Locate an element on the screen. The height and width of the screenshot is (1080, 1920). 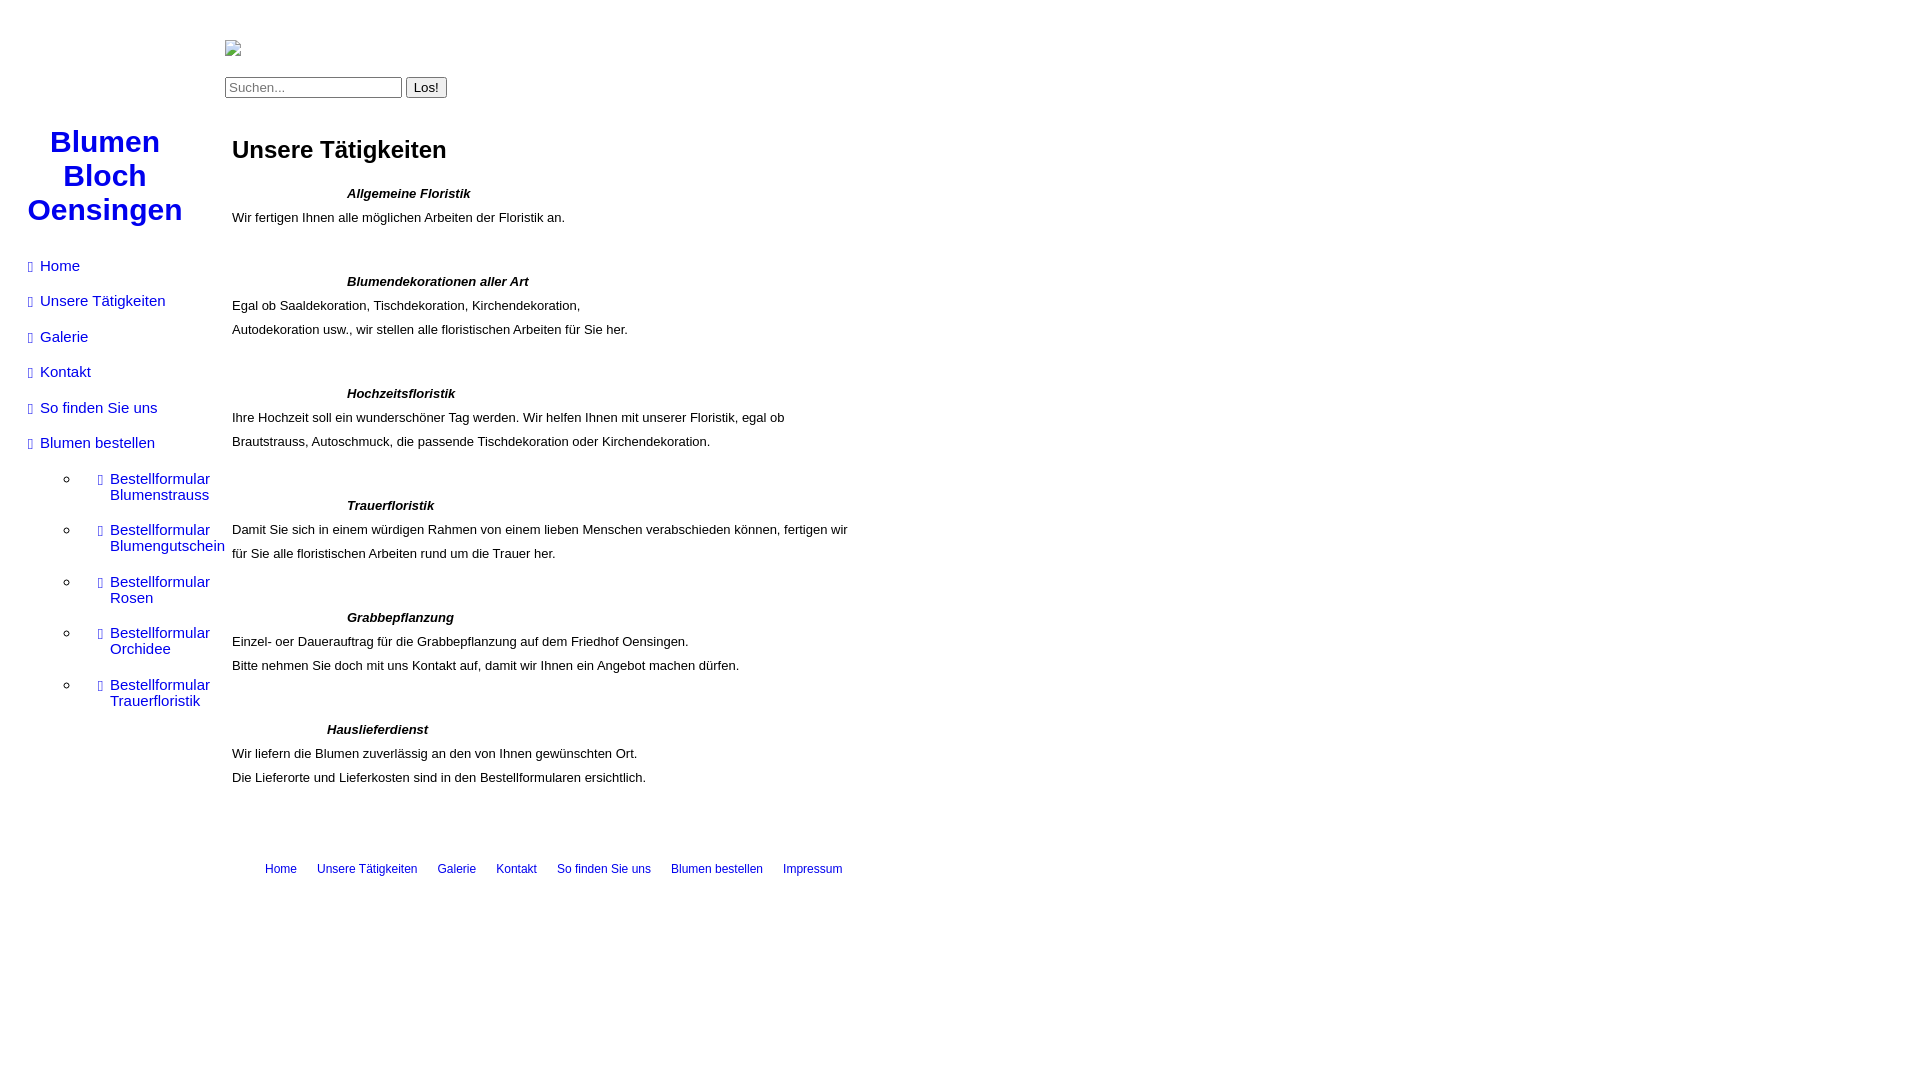
'Blumen bestellen' is located at coordinates (113, 442).